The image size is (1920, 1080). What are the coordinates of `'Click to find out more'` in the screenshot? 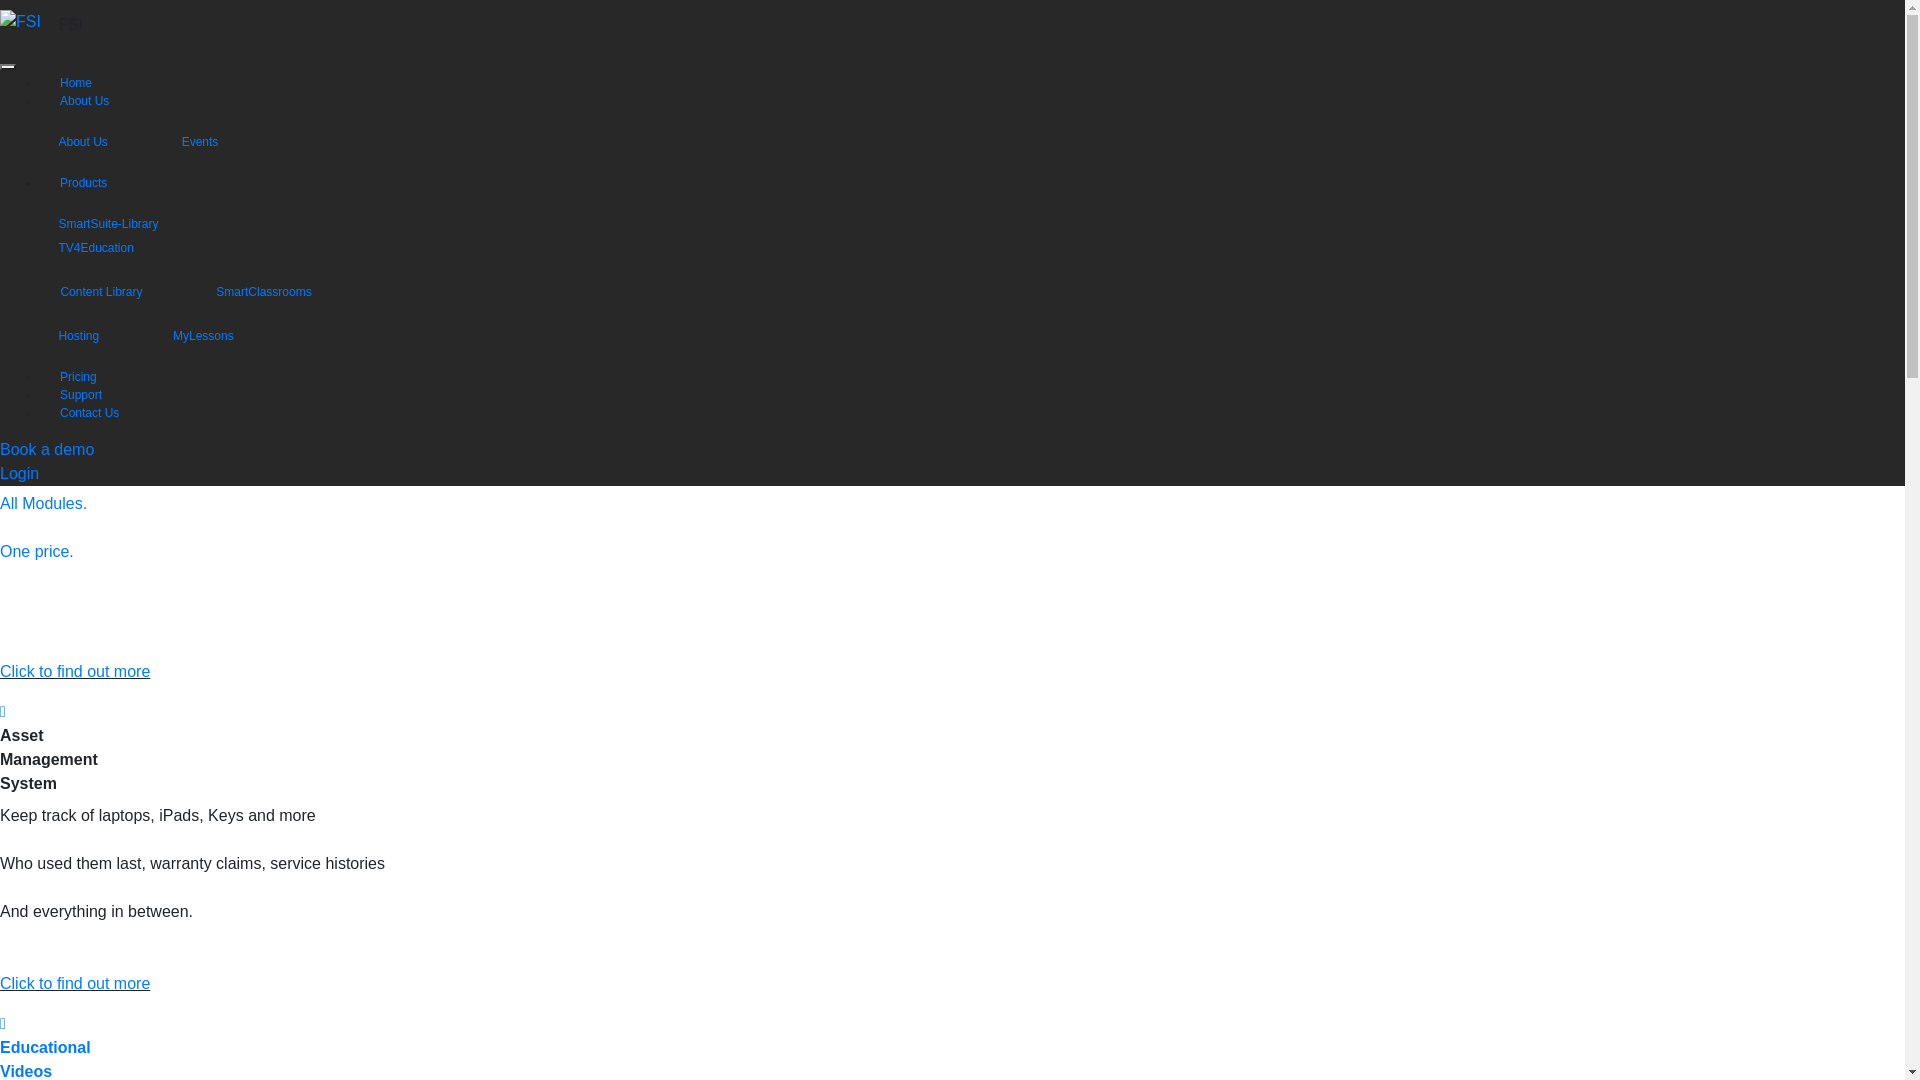 It's located at (75, 671).